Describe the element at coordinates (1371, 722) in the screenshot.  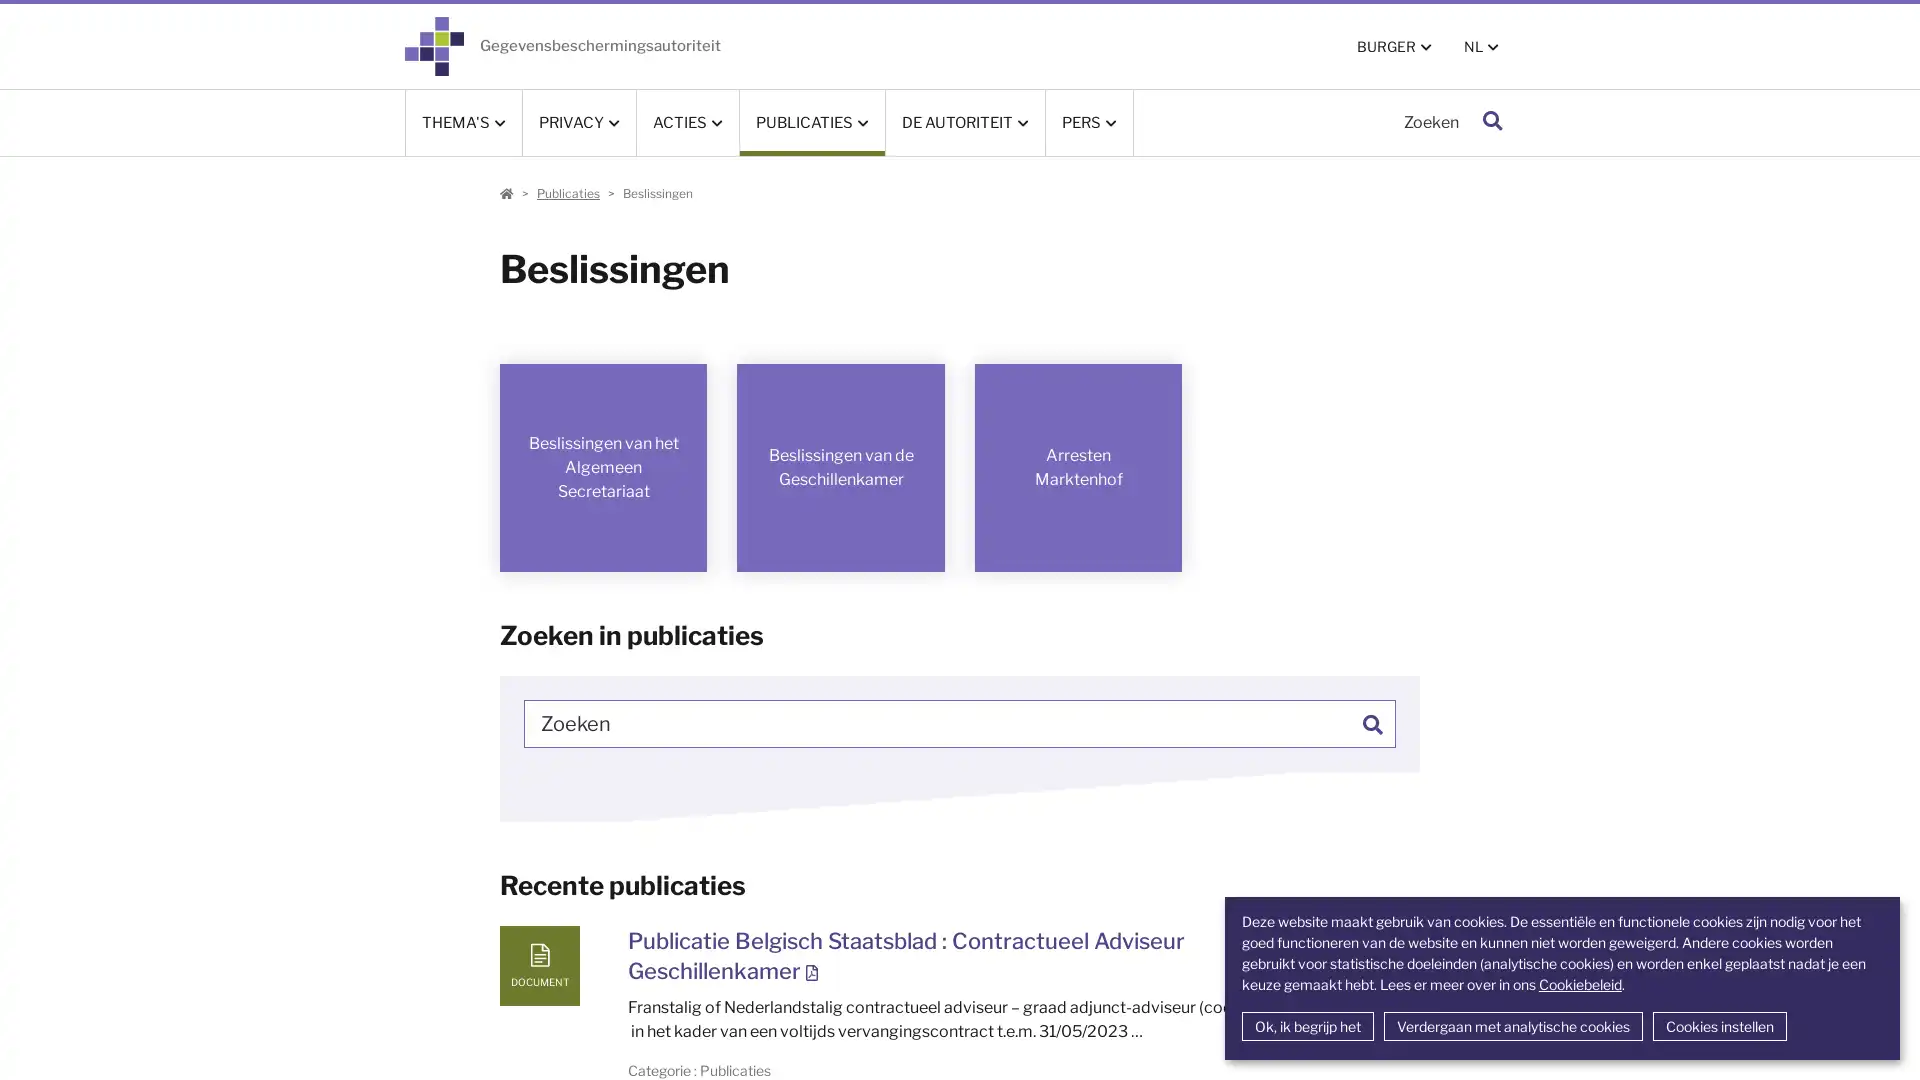
I see `Zoeken` at that location.